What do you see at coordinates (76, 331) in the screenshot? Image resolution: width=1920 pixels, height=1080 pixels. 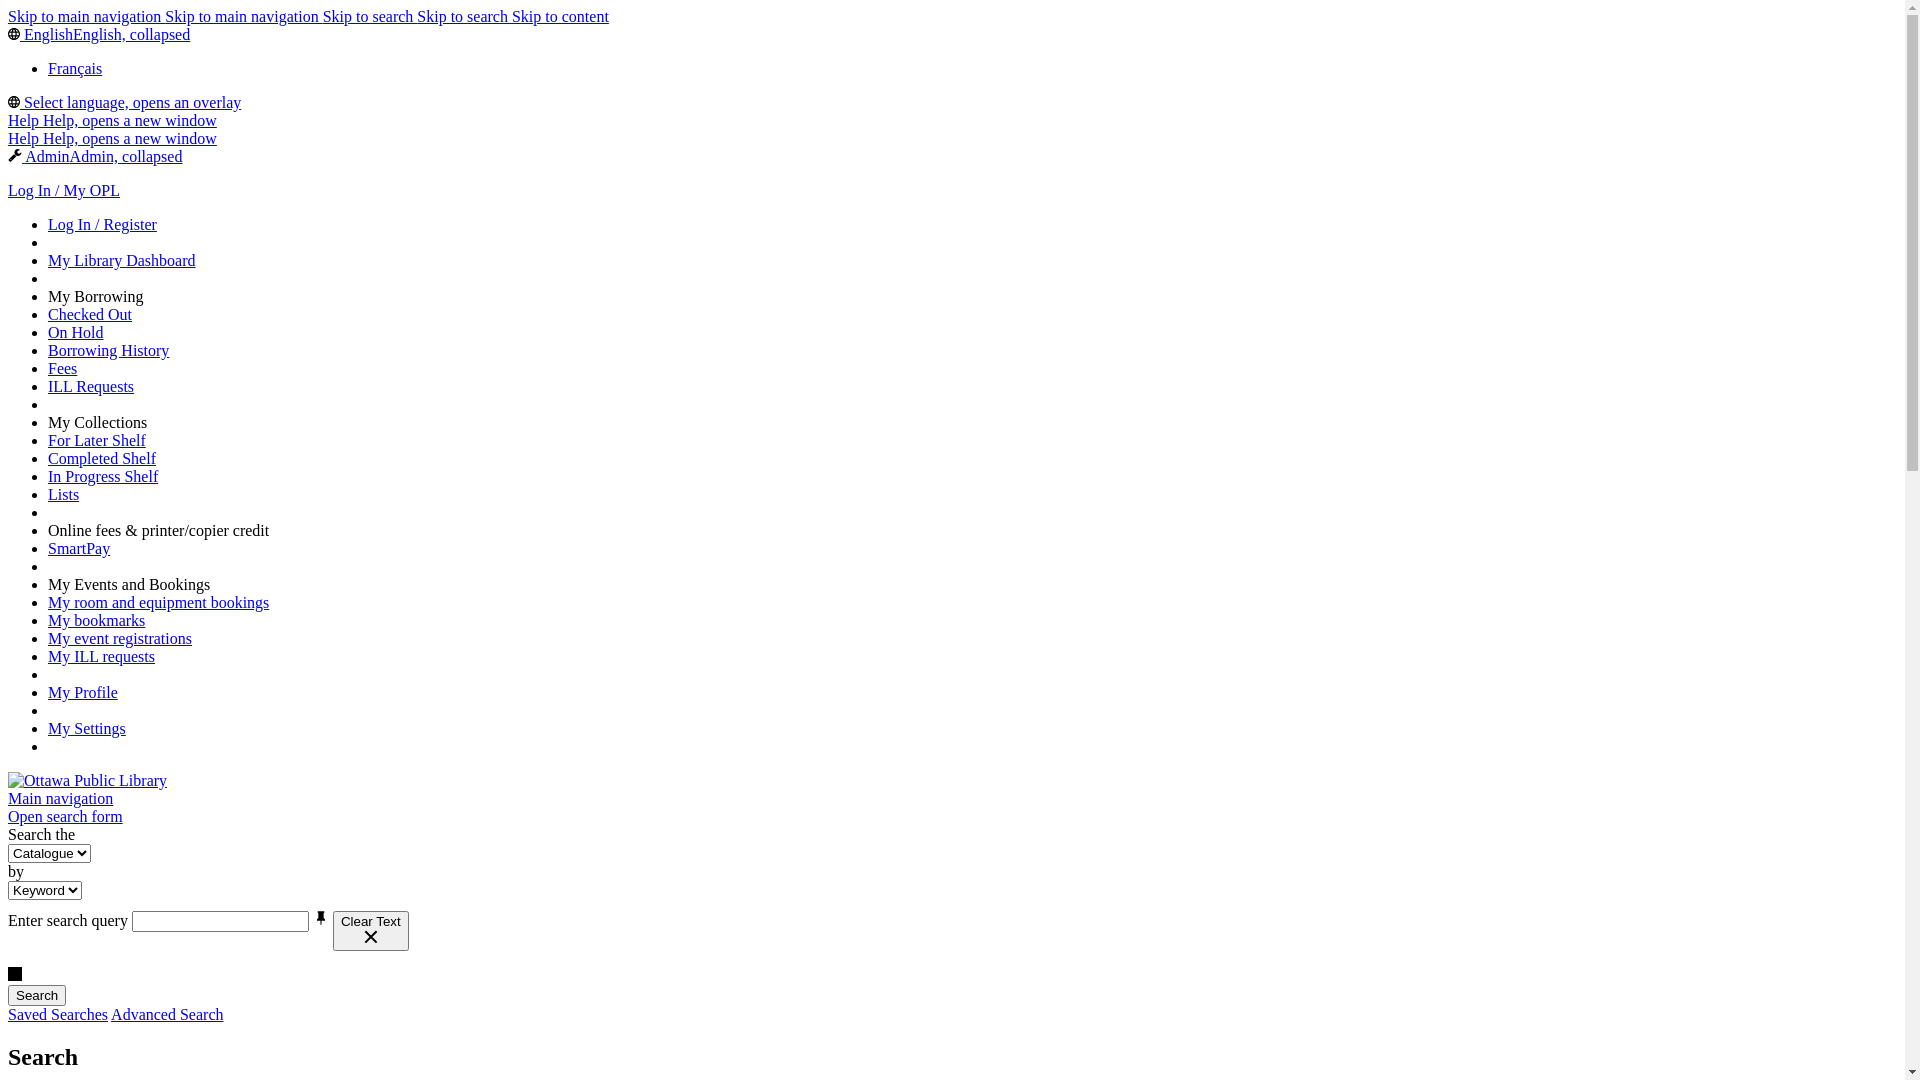 I see `'On Hold'` at bounding box center [76, 331].